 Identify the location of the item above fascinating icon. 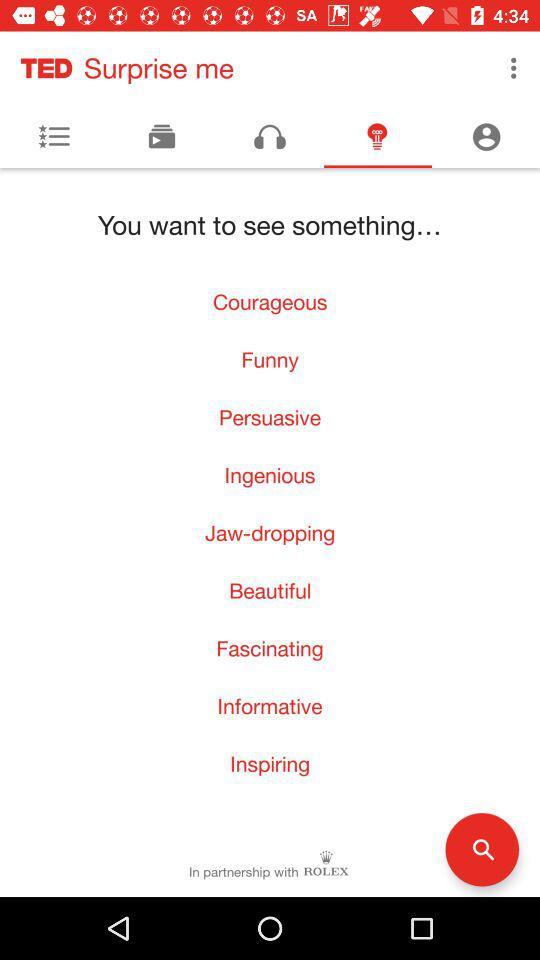
(270, 590).